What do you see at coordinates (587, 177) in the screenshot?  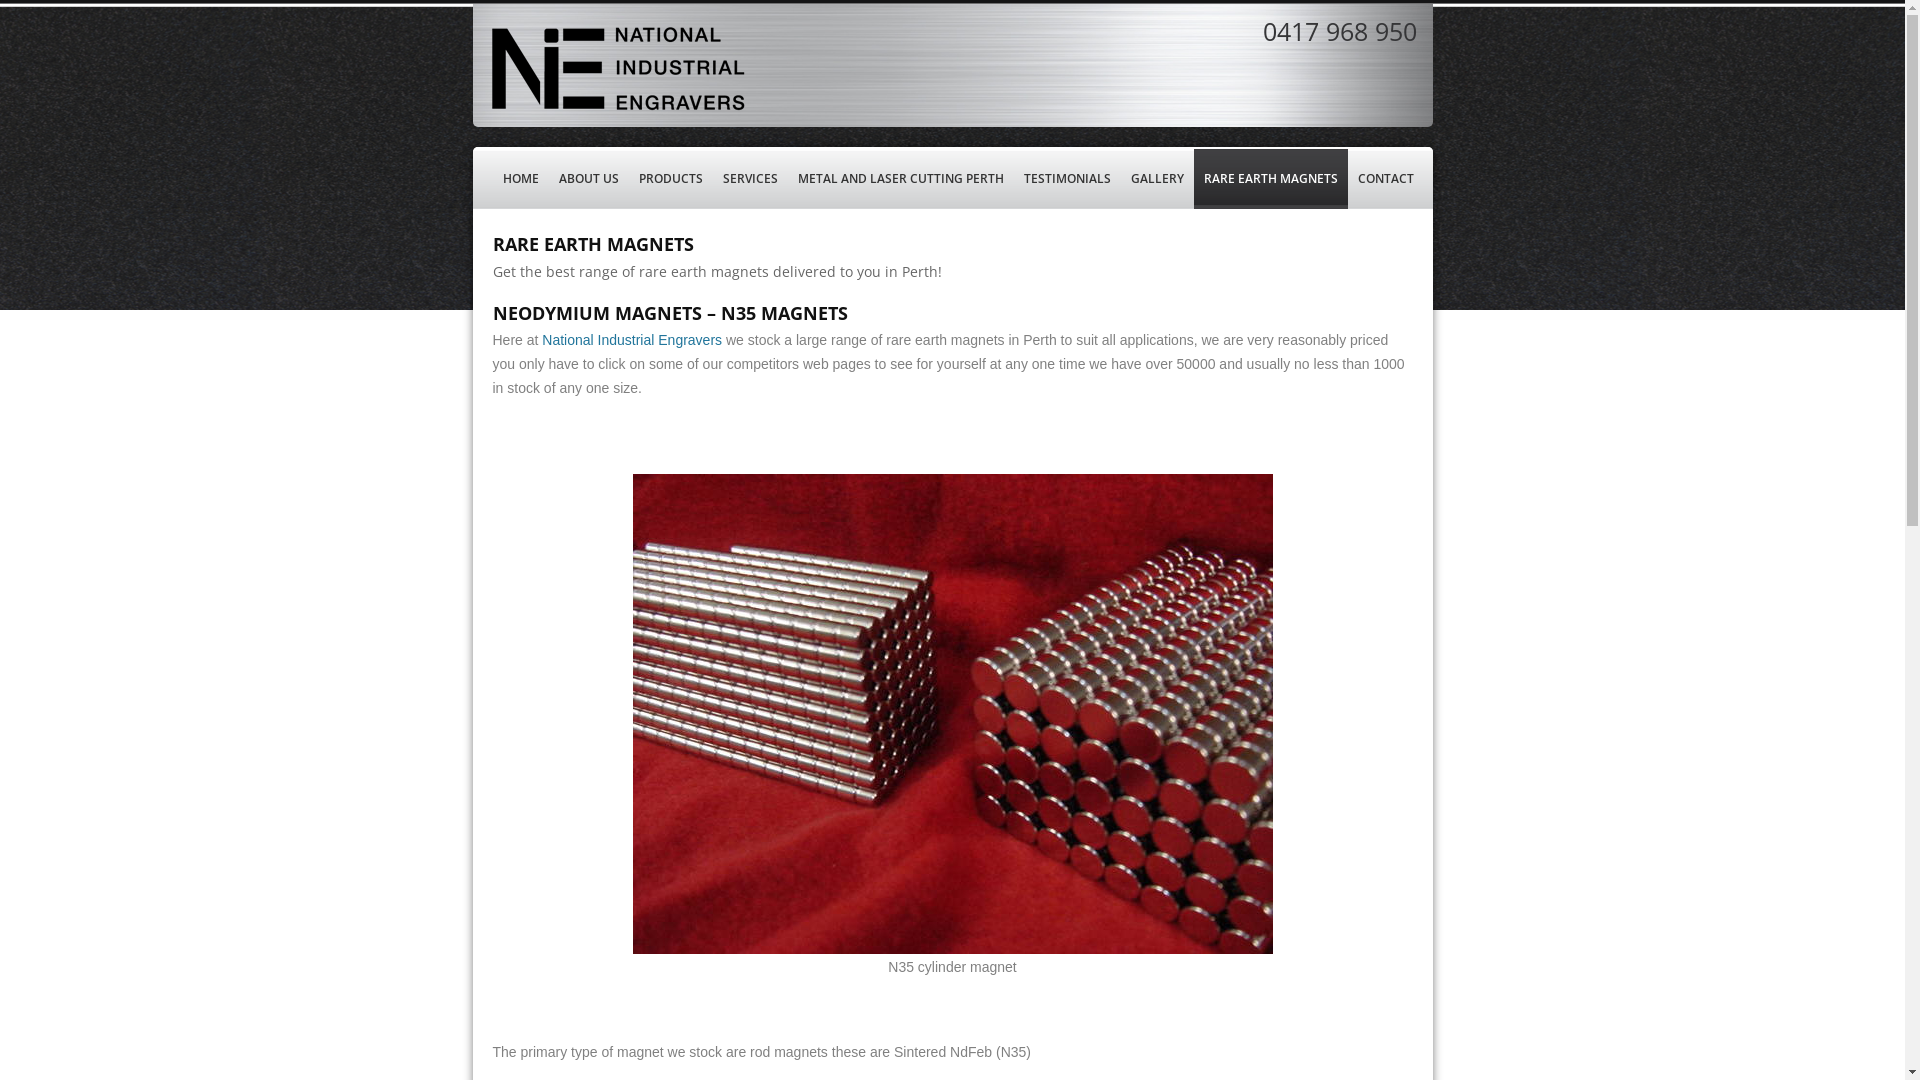 I see `'ABOUT US'` at bounding box center [587, 177].